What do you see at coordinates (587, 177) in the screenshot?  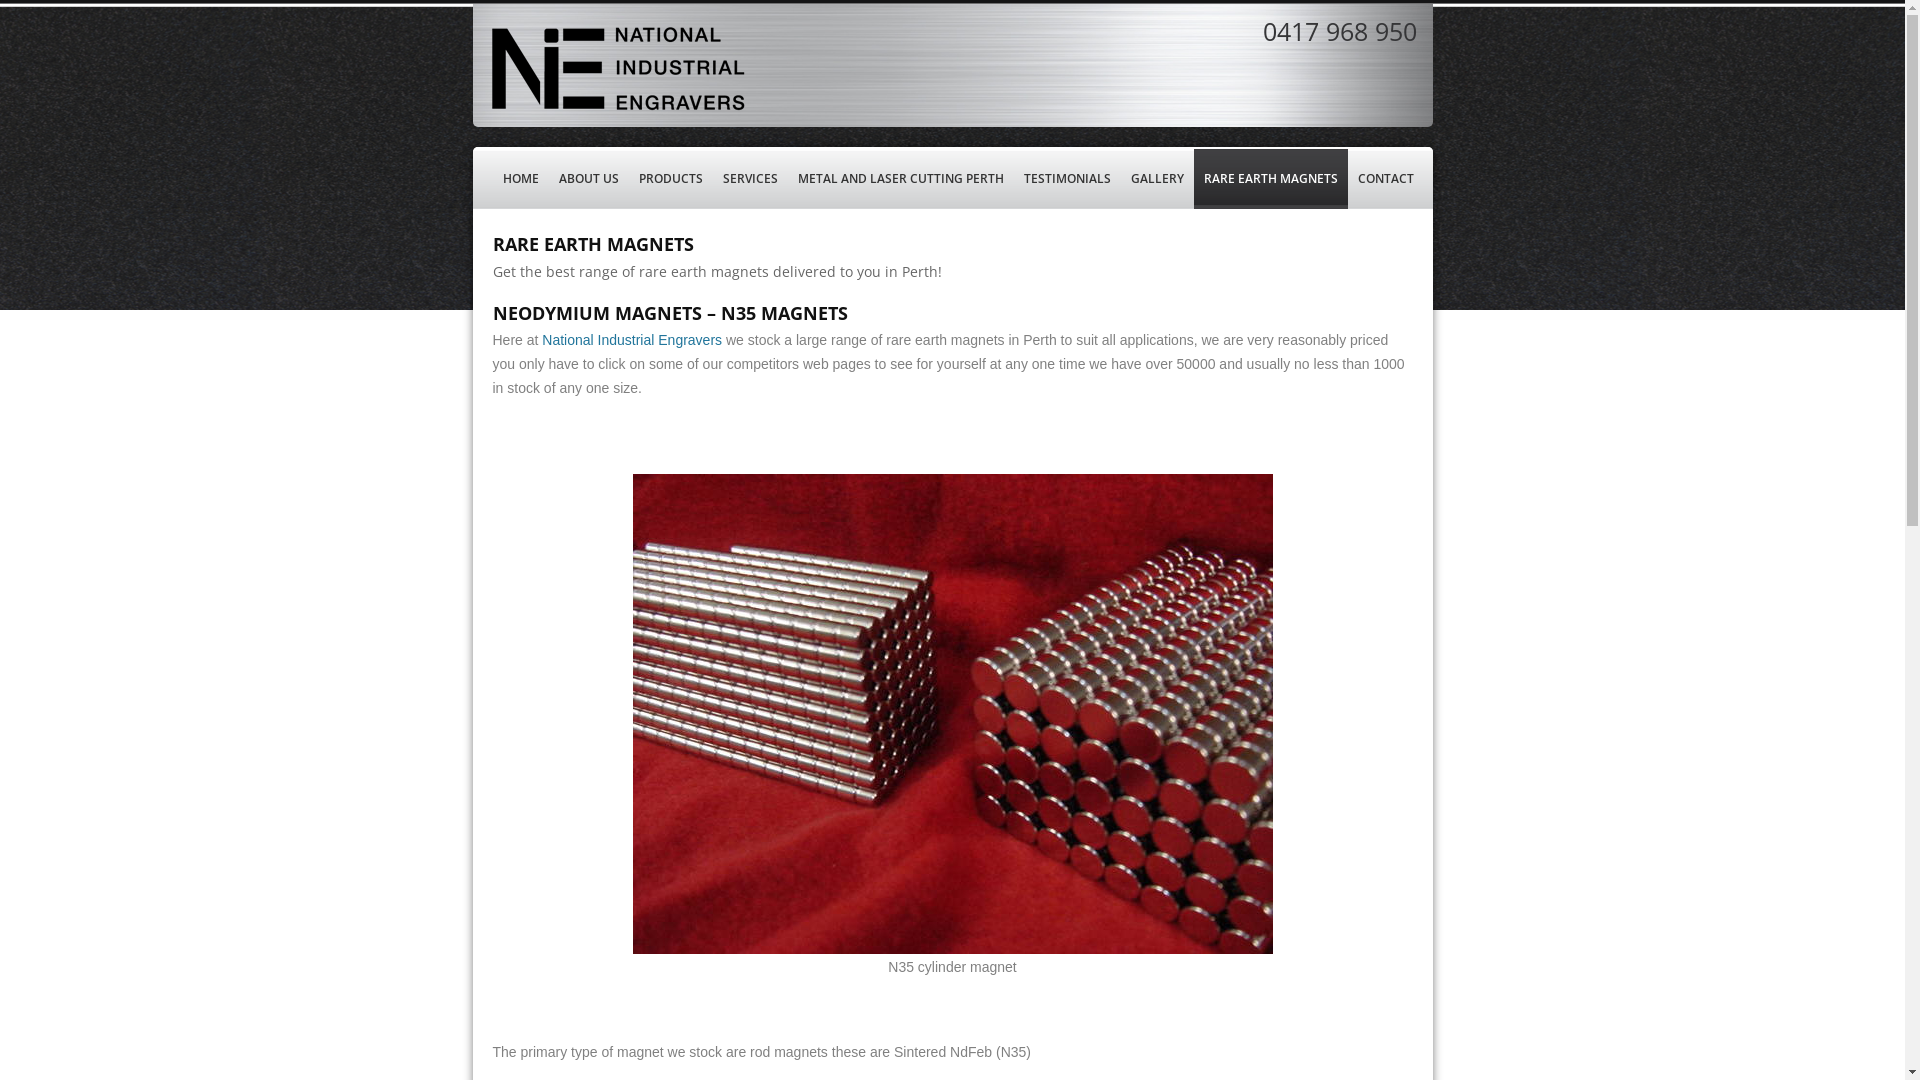 I see `'ABOUT US'` at bounding box center [587, 177].